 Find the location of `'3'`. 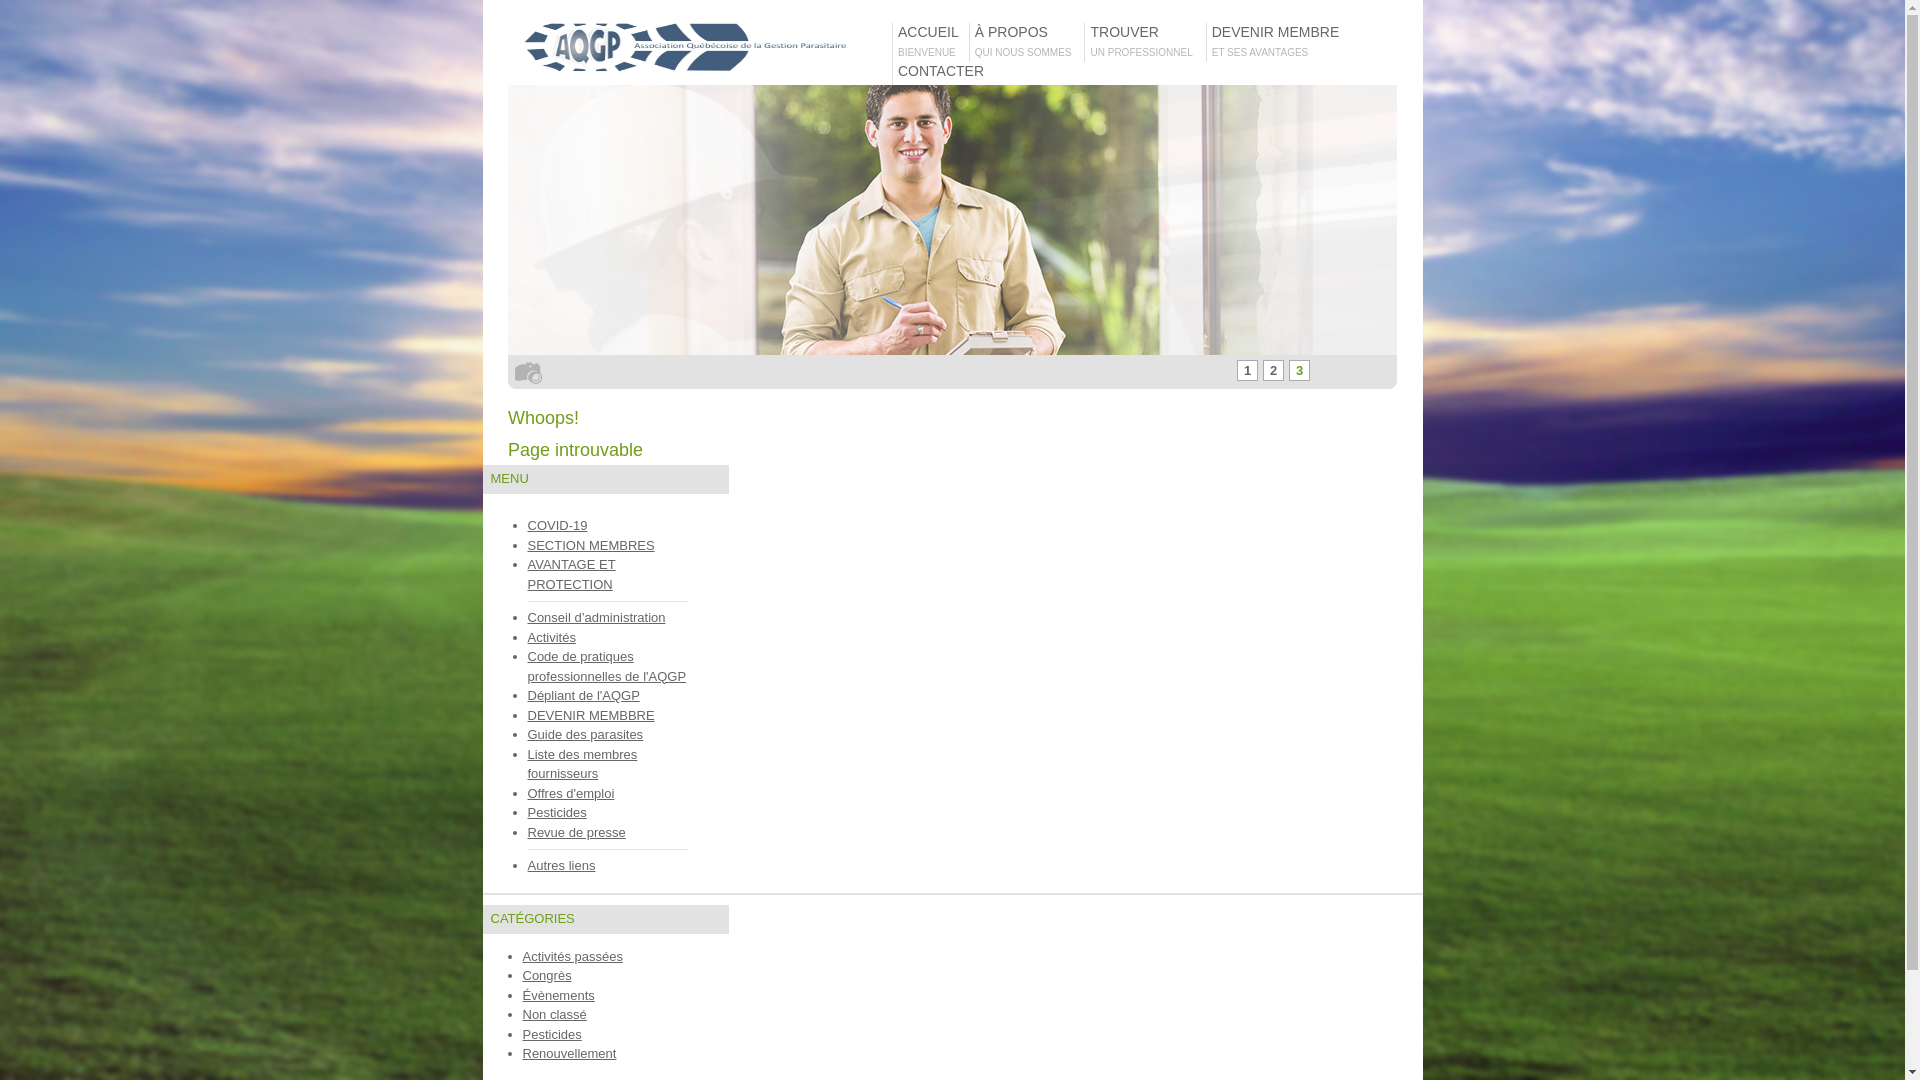

'3' is located at coordinates (1299, 370).